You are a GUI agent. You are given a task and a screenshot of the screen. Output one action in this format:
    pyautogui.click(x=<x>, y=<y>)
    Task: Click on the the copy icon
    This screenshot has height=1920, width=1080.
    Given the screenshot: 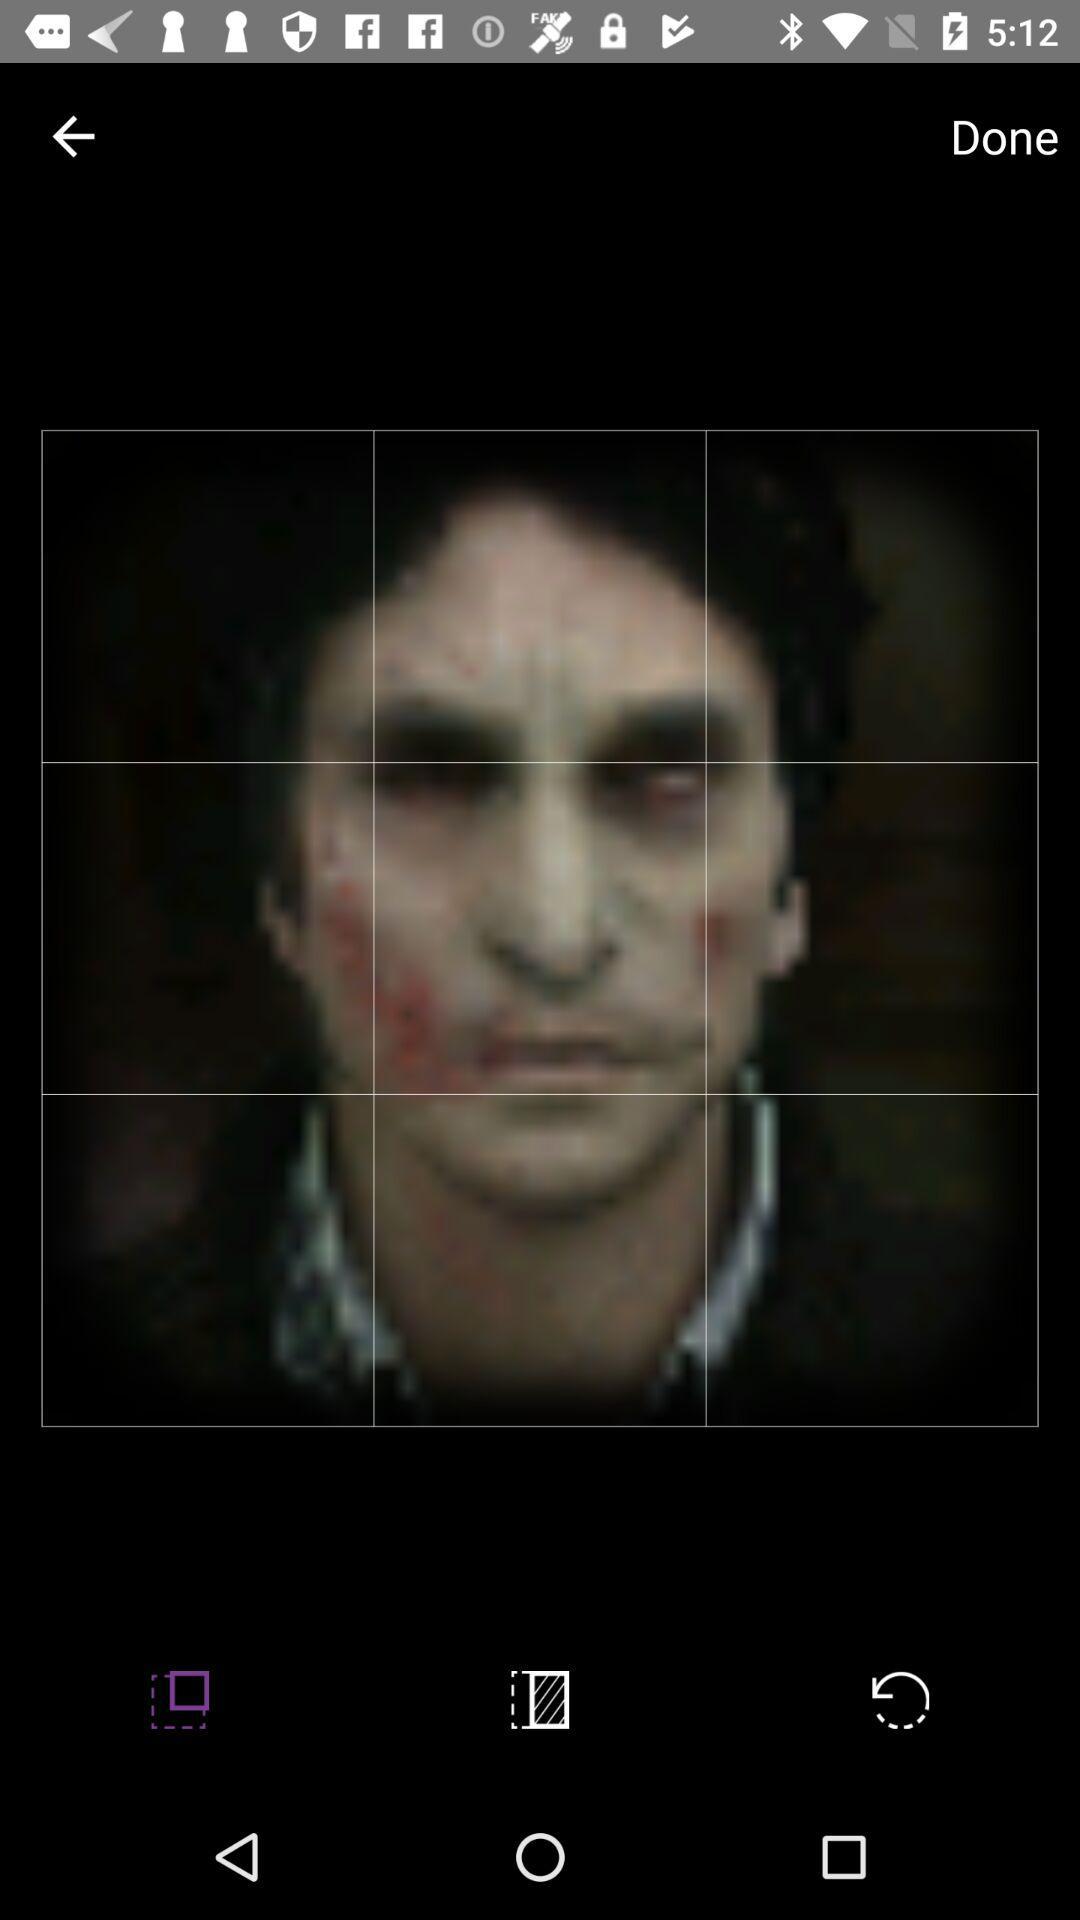 What is the action you would take?
    pyautogui.click(x=540, y=1698)
    